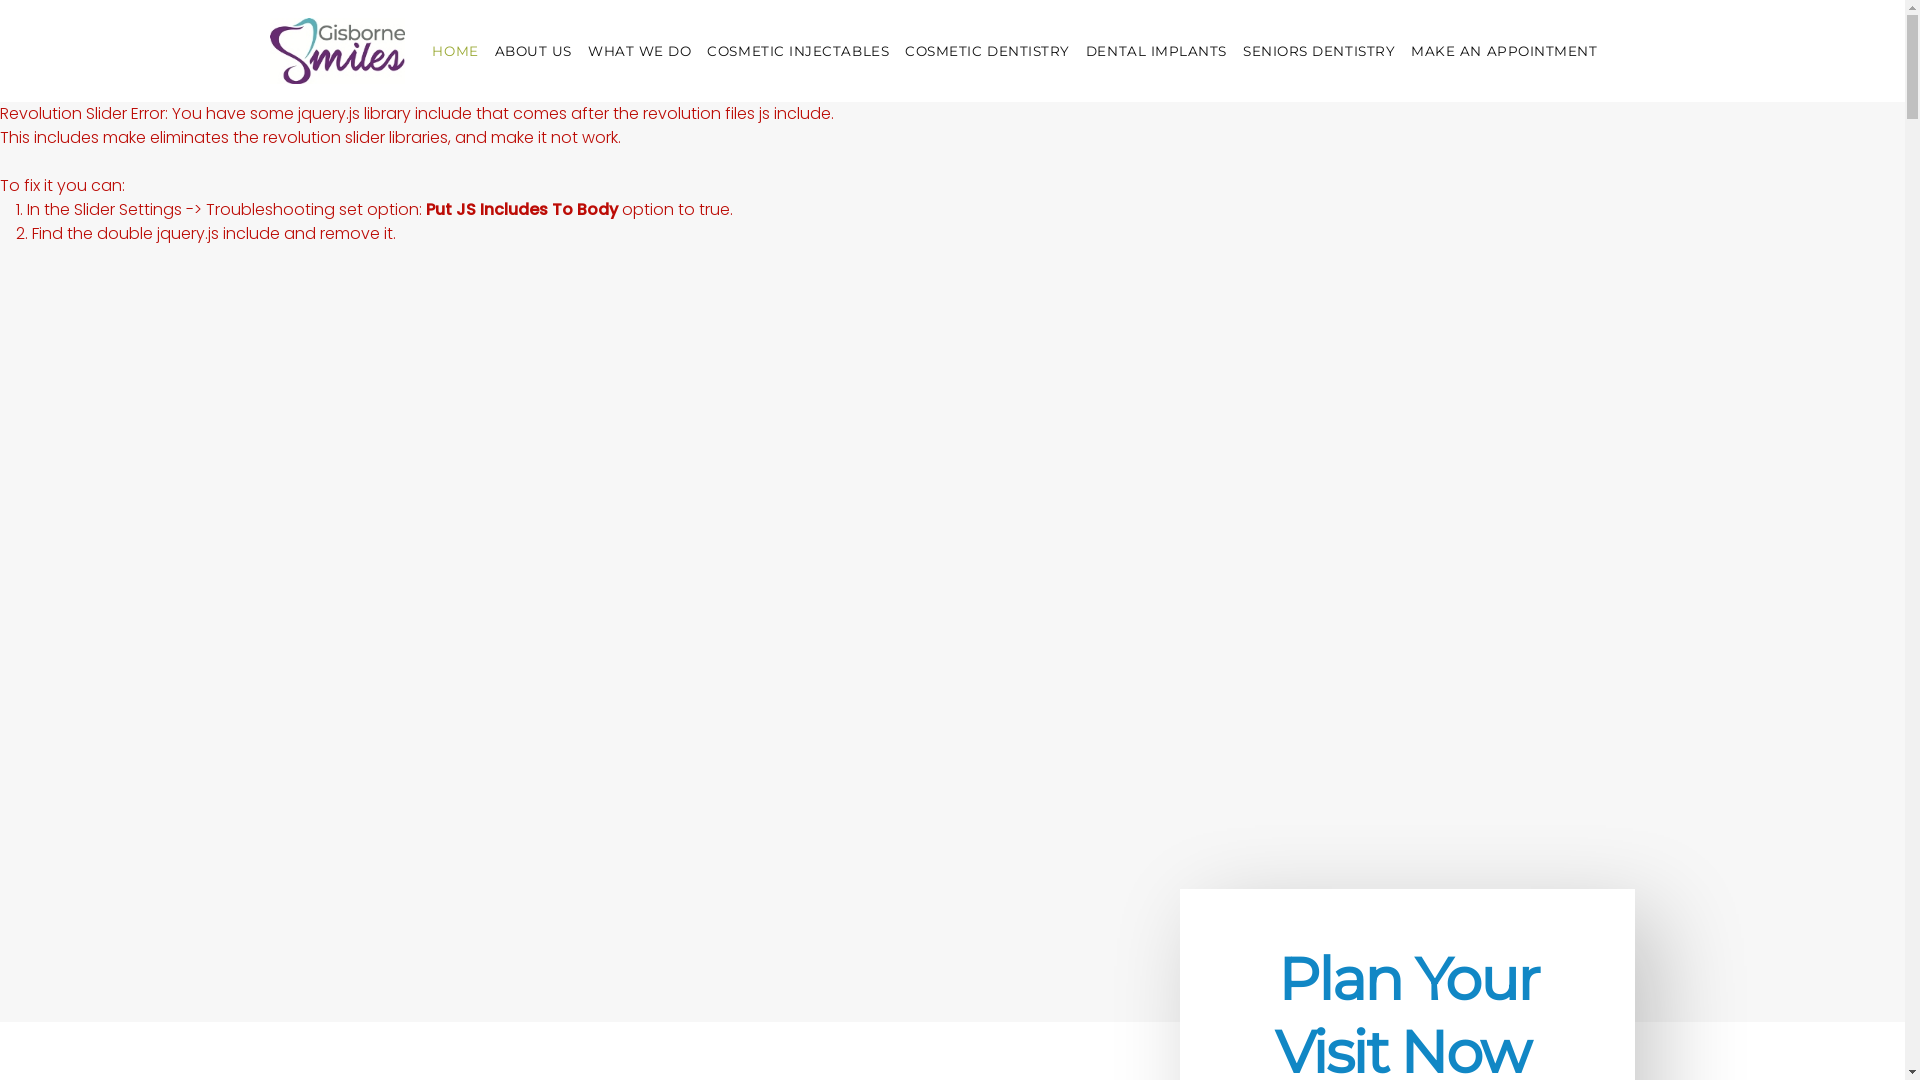 This screenshot has height=1080, width=1920. Describe the element at coordinates (1410, 49) in the screenshot. I see `'MAKE AN APPOINTMENT'` at that location.